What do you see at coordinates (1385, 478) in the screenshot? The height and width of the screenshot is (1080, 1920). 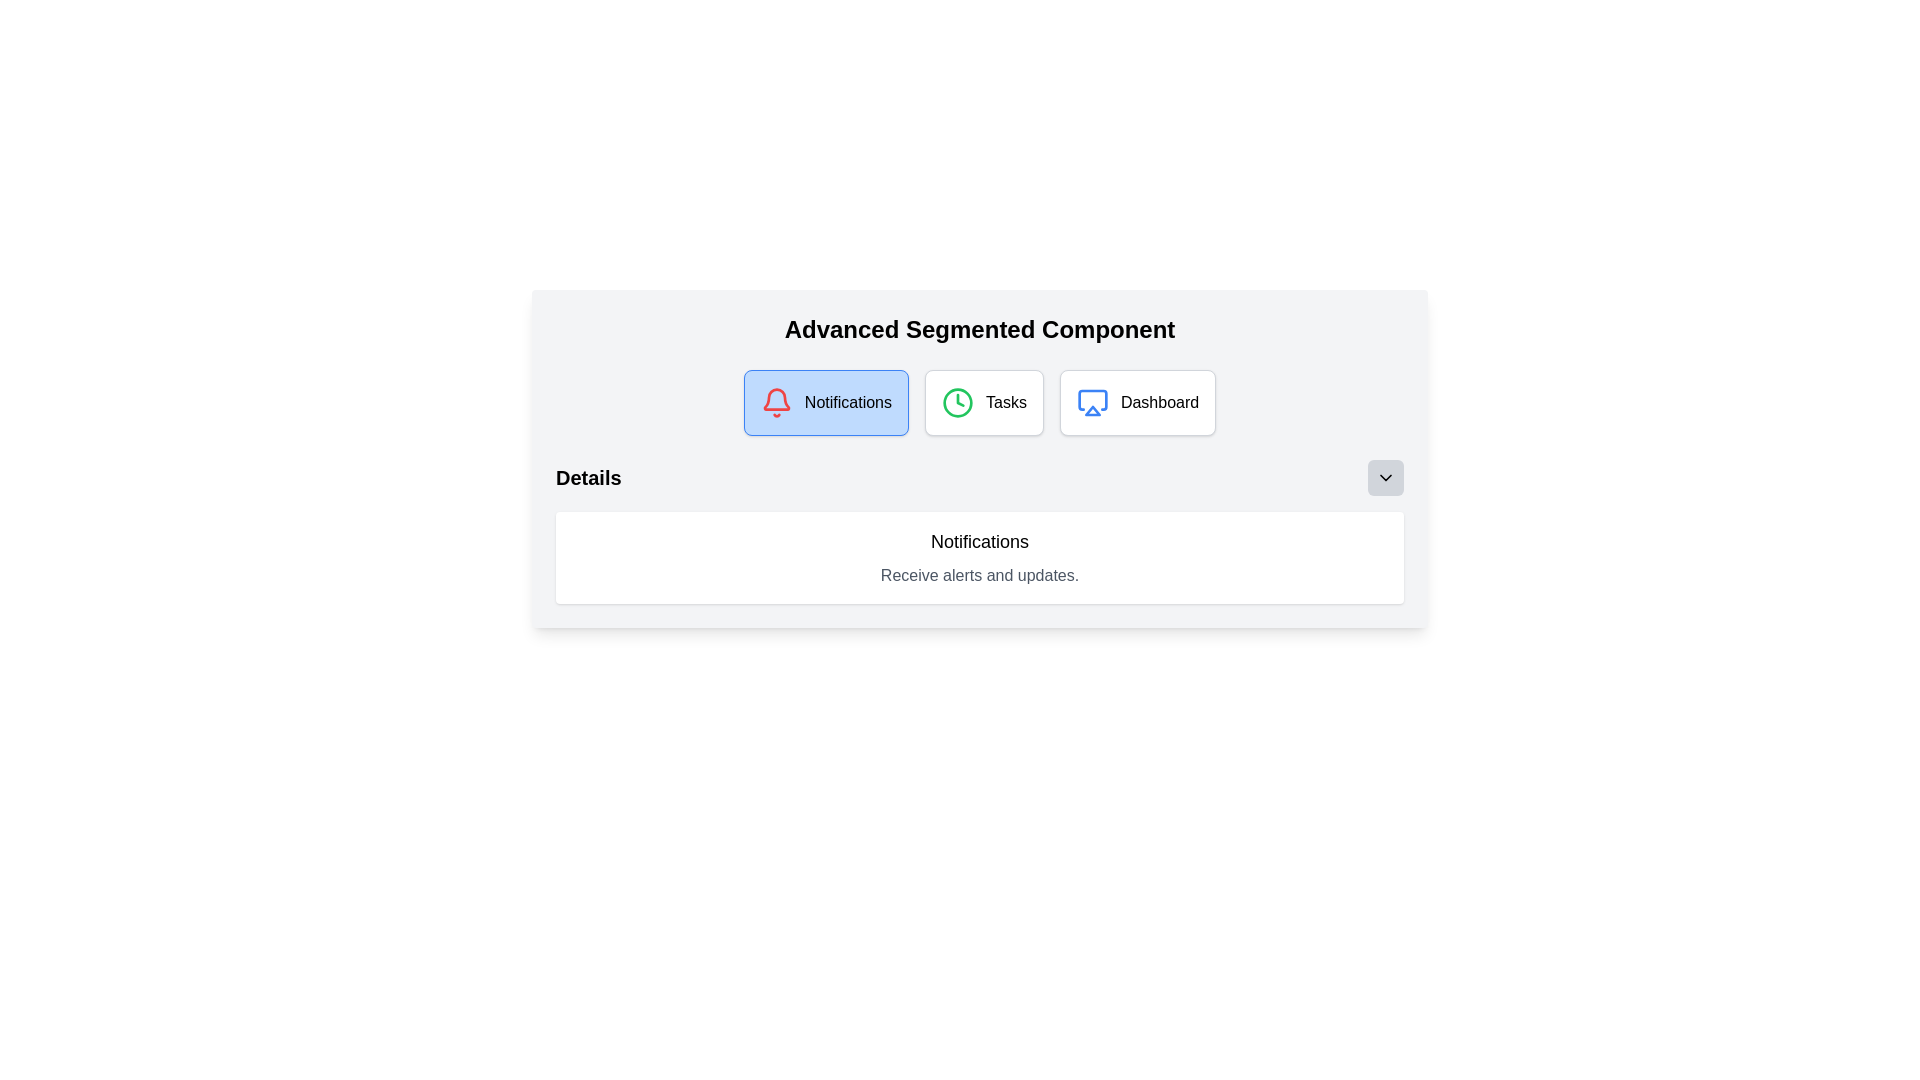 I see `the square button with rounded corners and a chevron-down icon, located to the right of the 'Details' title section` at bounding box center [1385, 478].